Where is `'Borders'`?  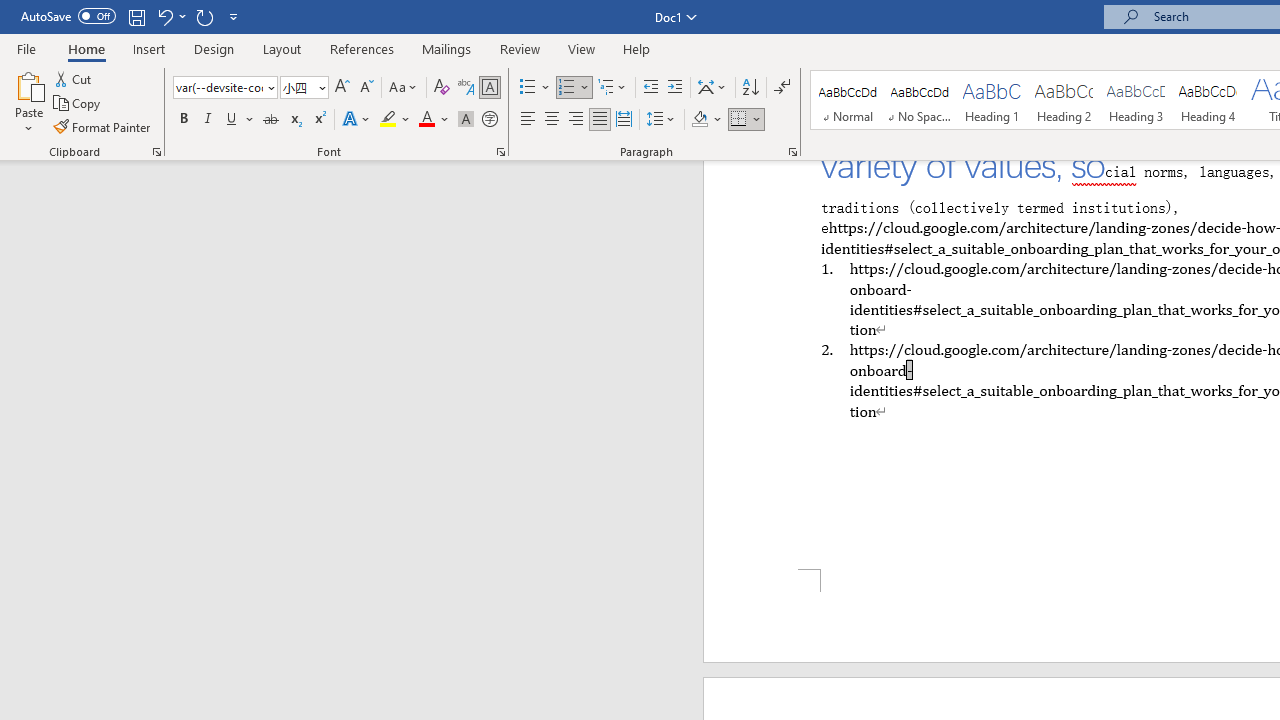 'Borders' is located at coordinates (738, 119).